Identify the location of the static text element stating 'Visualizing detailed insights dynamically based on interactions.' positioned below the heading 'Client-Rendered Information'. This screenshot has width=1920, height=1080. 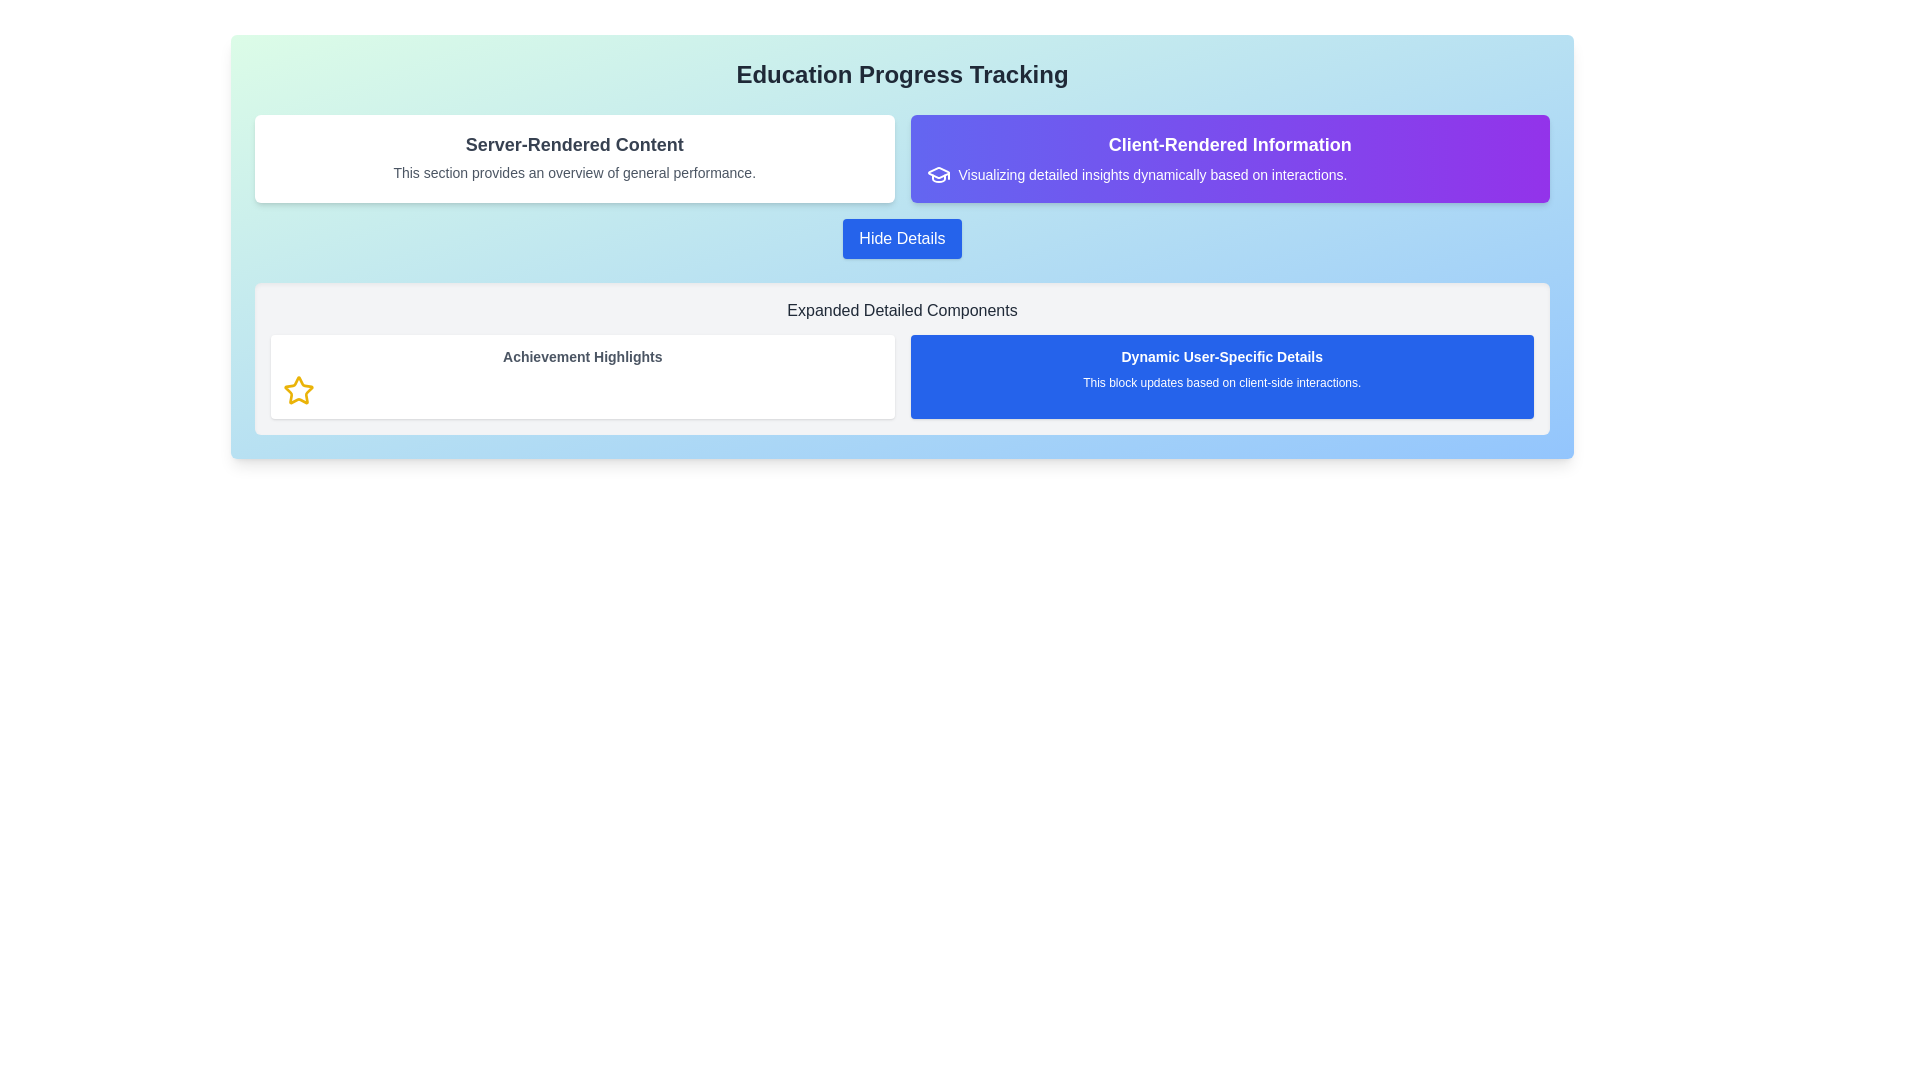
(1229, 173).